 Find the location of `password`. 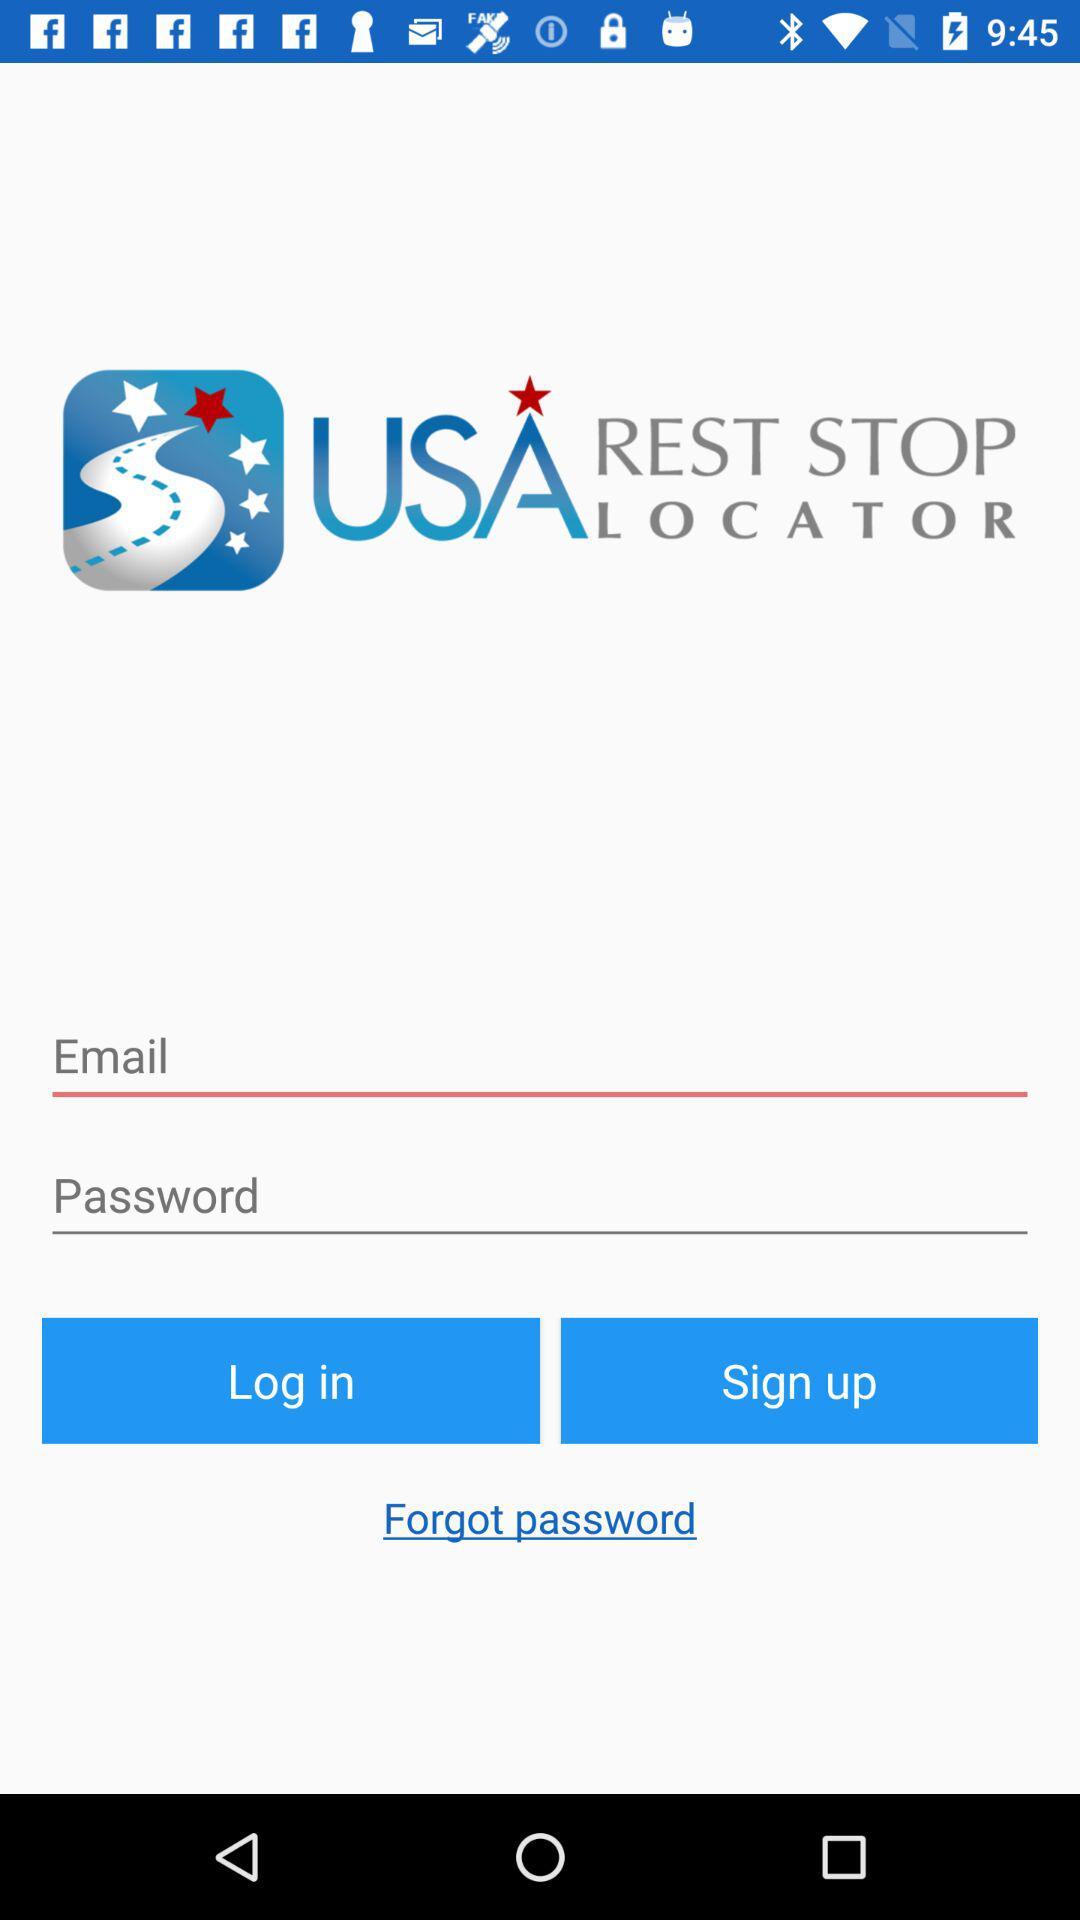

password is located at coordinates (540, 1195).